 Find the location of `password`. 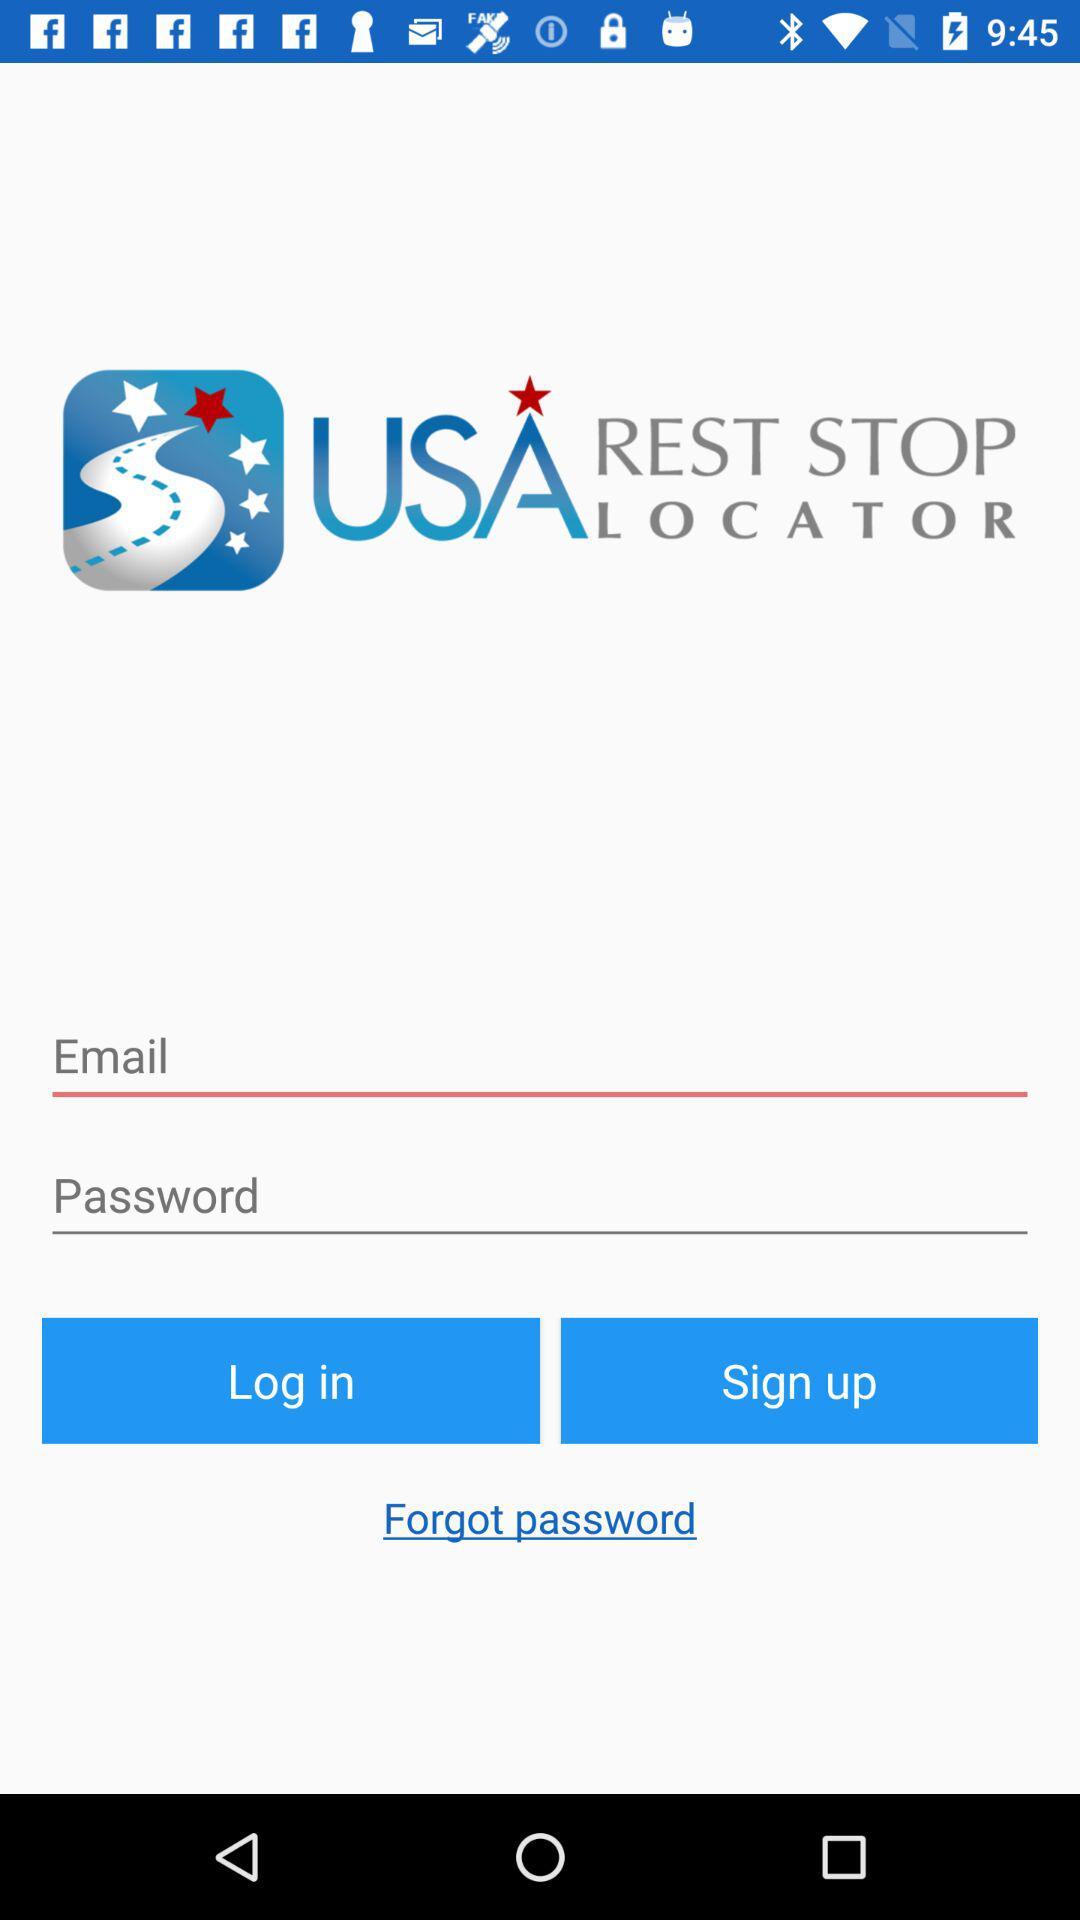

password is located at coordinates (540, 1195).